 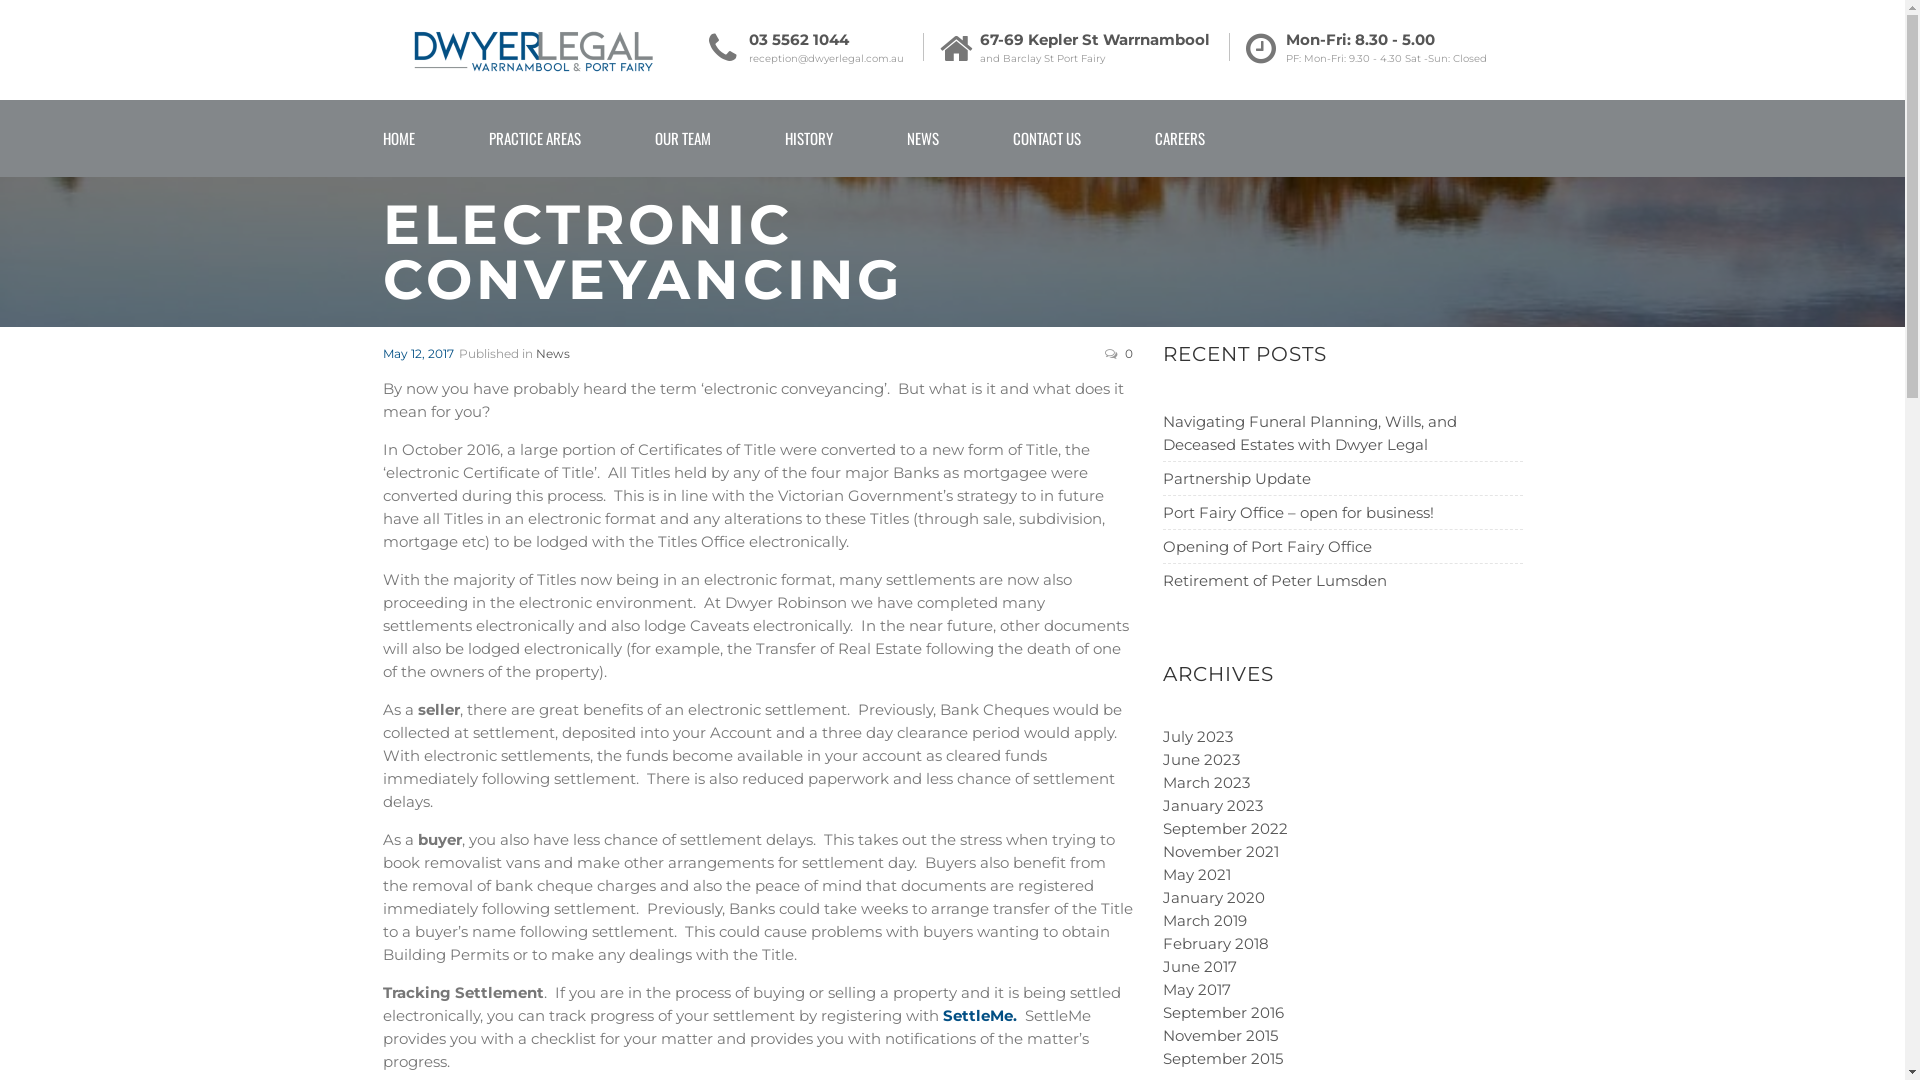 I want to click on 'January 2020', so click(x=1212, y=896).